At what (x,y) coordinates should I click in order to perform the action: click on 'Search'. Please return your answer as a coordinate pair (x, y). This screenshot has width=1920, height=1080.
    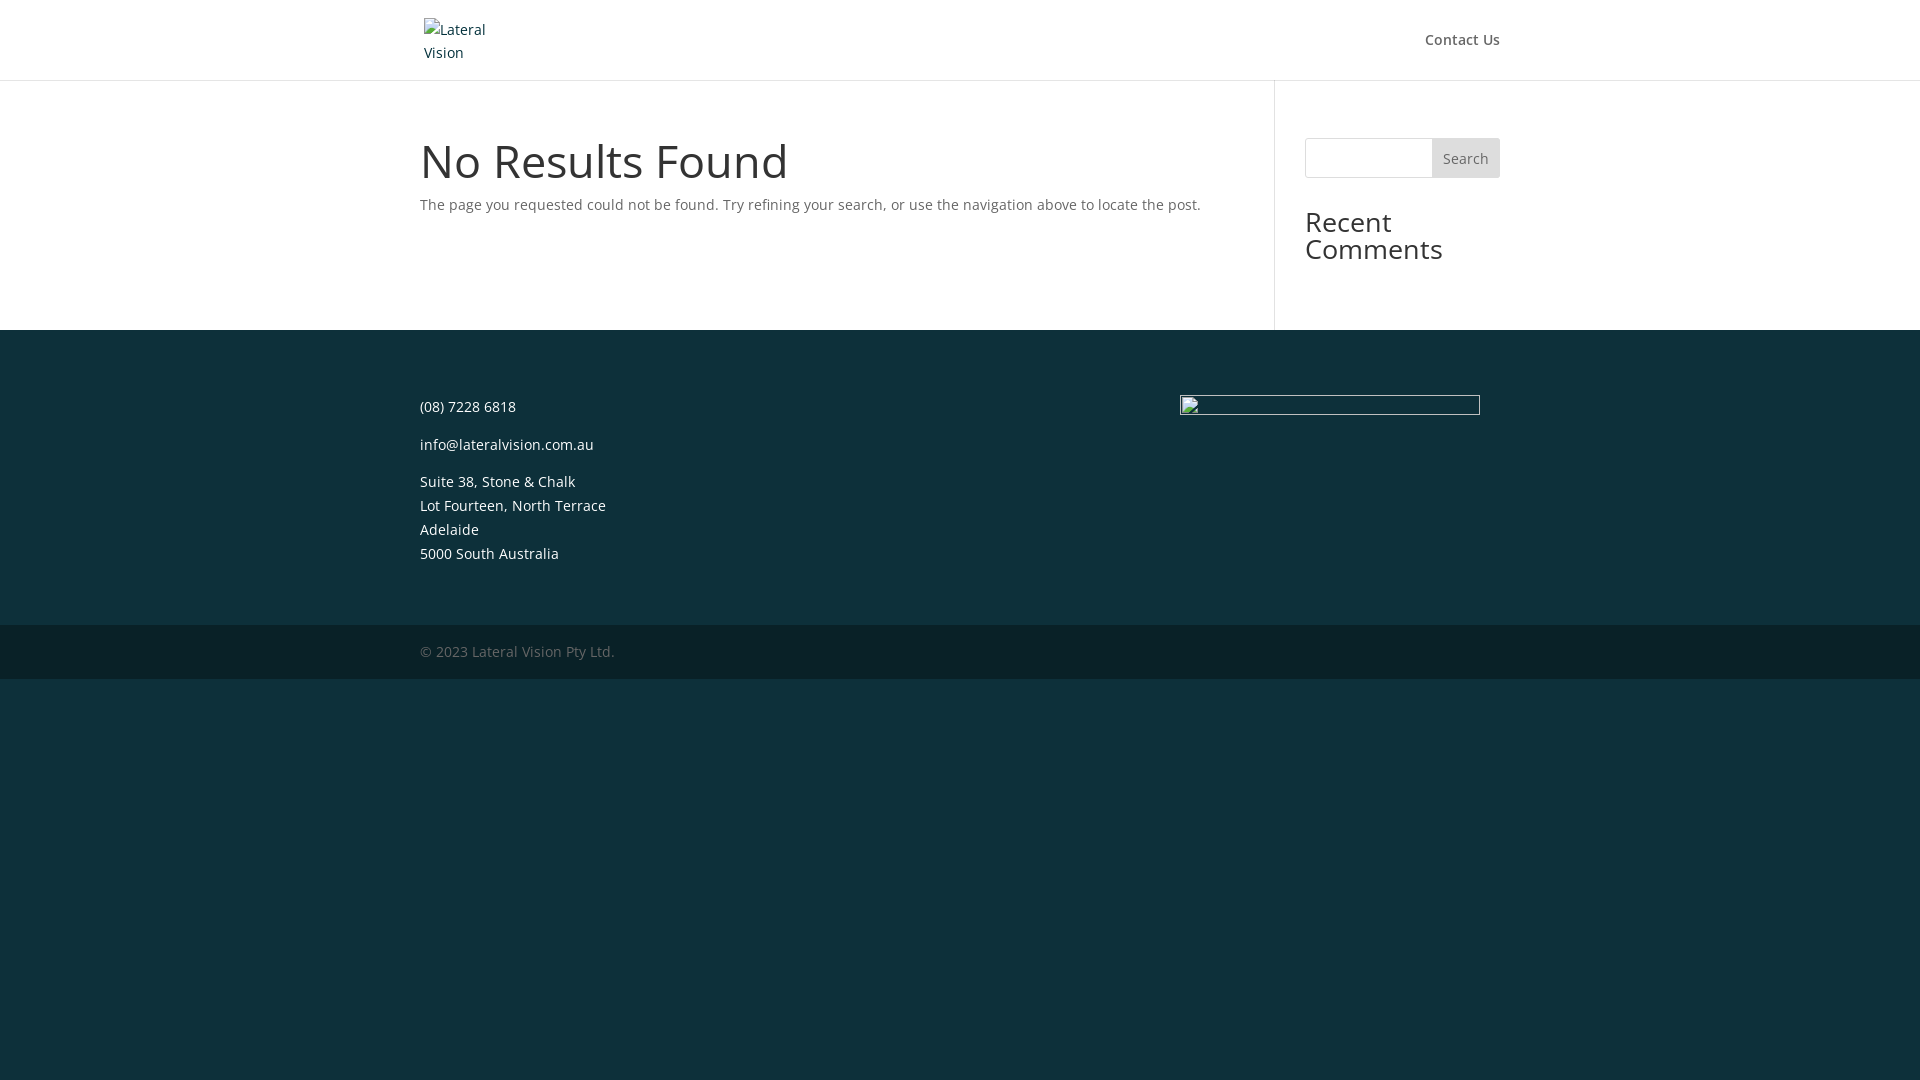
    Looking at the image, I should click on (1465, 157).